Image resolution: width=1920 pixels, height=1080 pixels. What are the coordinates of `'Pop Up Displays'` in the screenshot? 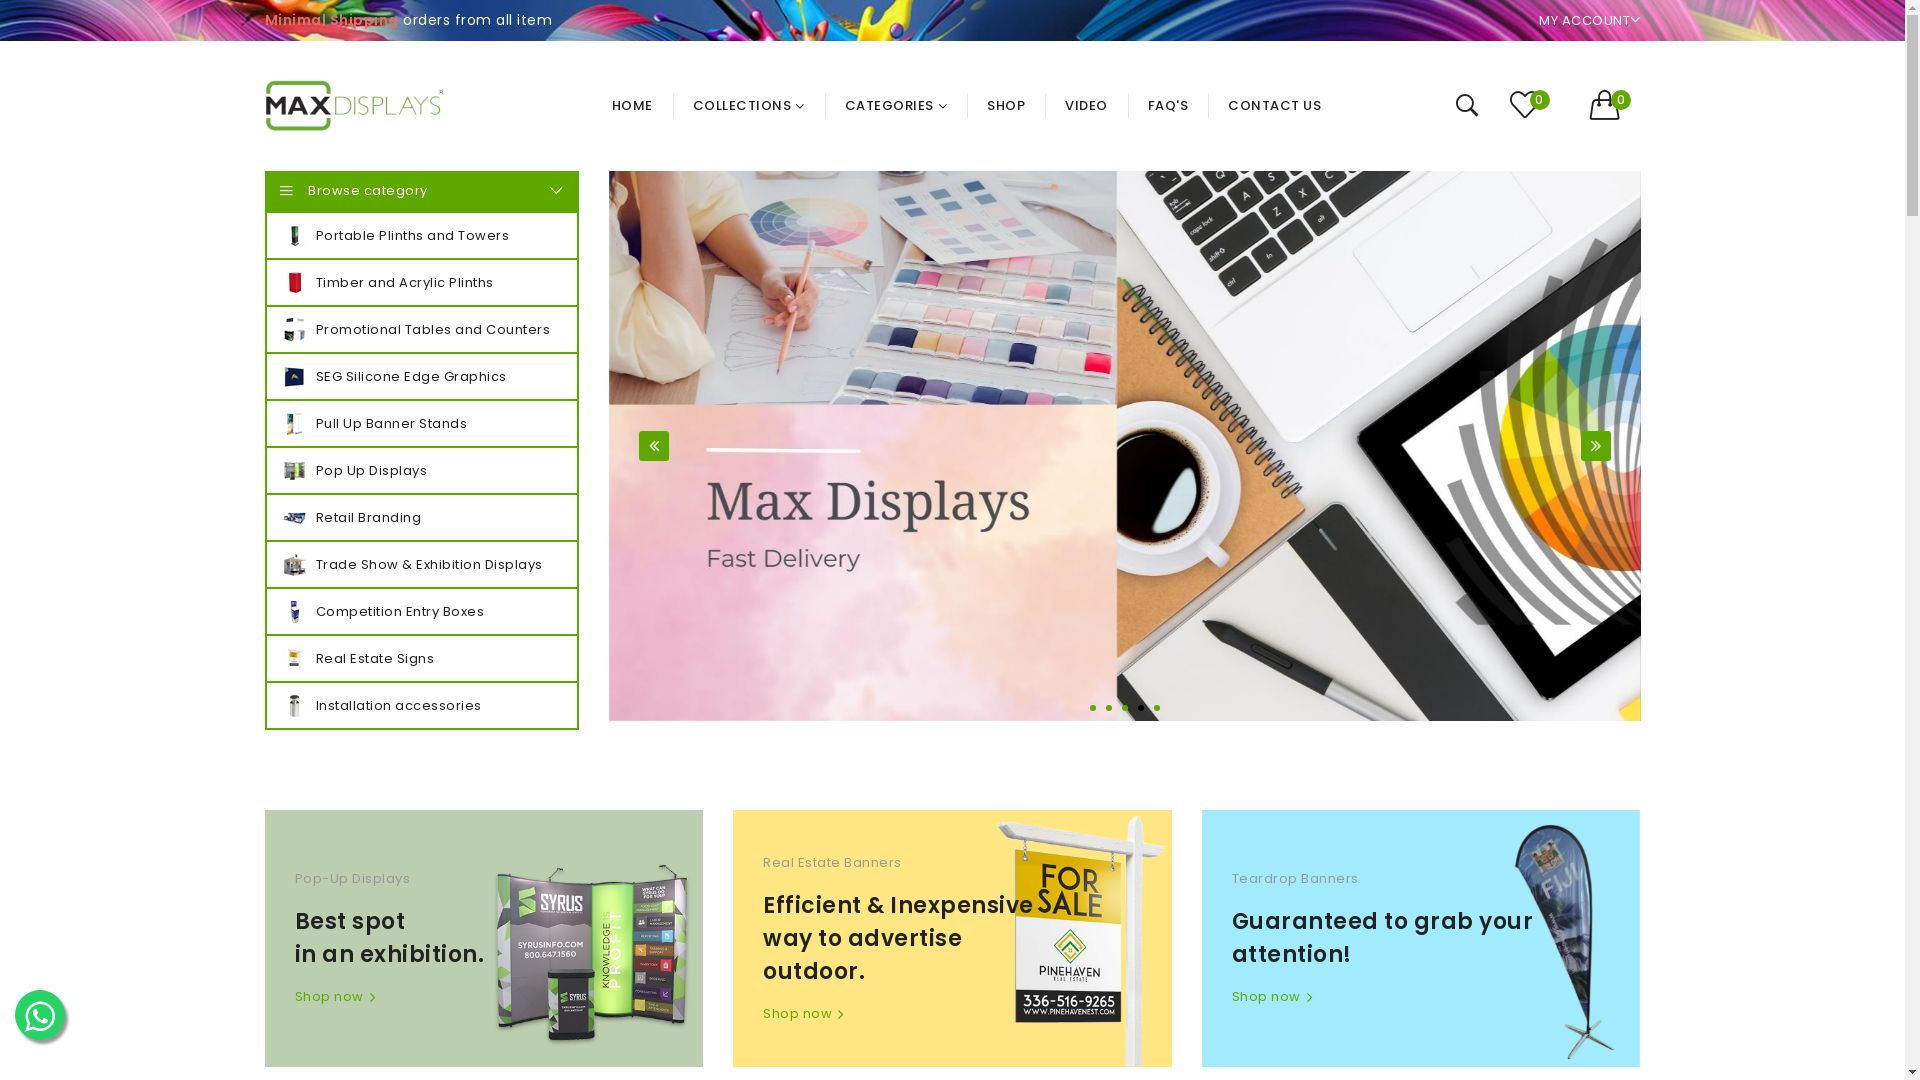 It's located at (420, 470).